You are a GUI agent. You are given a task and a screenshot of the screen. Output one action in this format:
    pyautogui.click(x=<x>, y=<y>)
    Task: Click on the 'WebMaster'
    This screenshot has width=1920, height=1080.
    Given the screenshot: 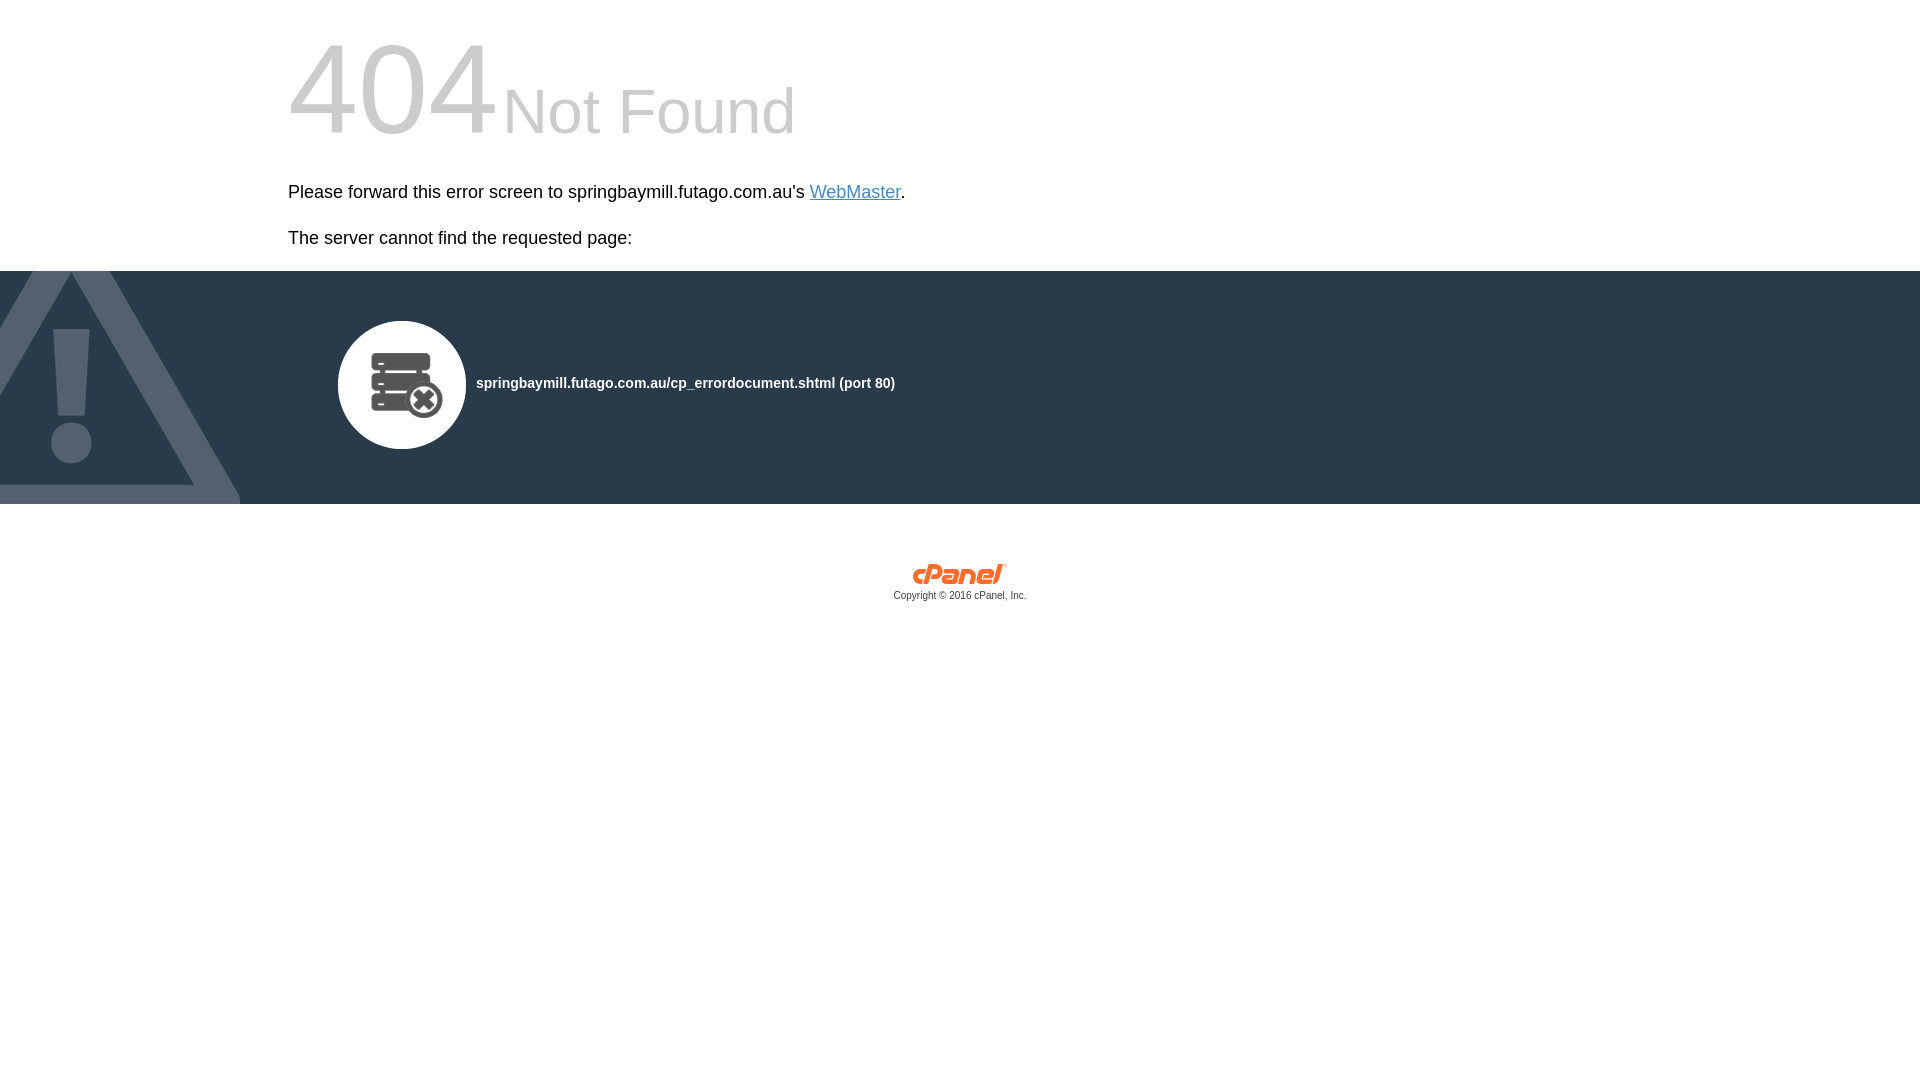 What is the action you would take?
    pyautogui.click(x=855, y=192)
    